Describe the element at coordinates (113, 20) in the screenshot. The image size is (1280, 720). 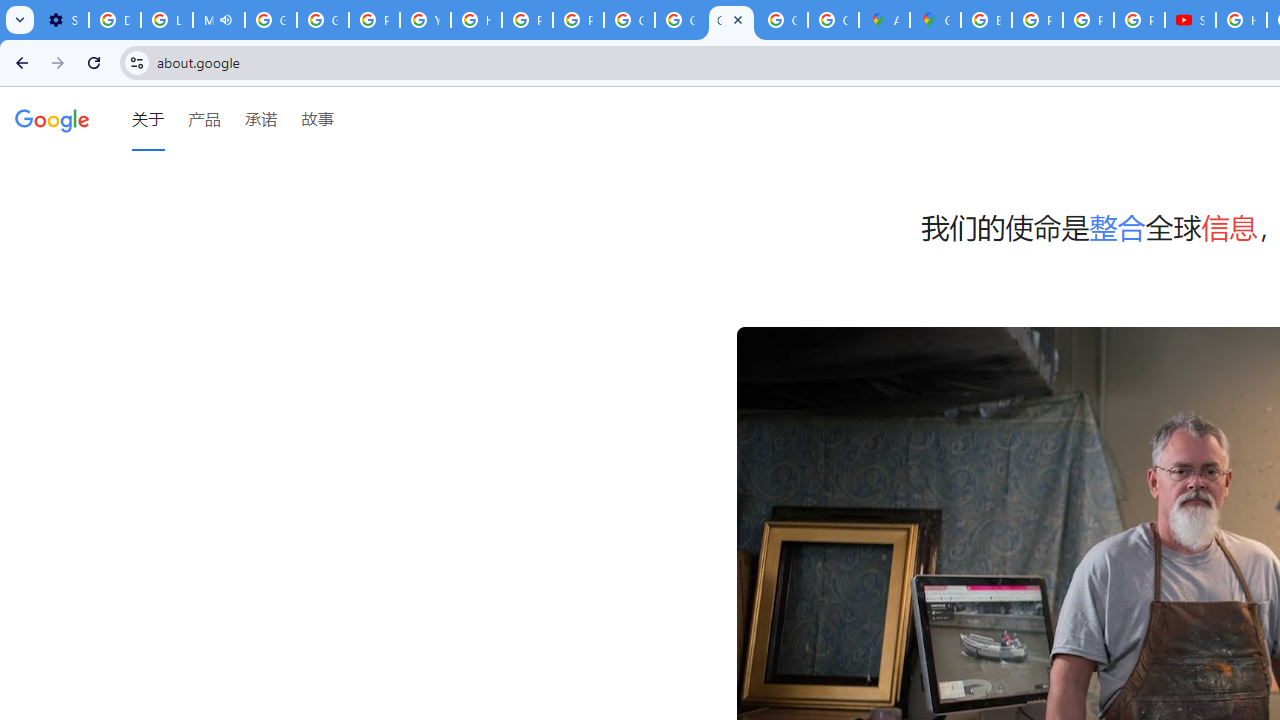
I see `'Delete photos & videos - Computer - Google Photos Help'` at that location.